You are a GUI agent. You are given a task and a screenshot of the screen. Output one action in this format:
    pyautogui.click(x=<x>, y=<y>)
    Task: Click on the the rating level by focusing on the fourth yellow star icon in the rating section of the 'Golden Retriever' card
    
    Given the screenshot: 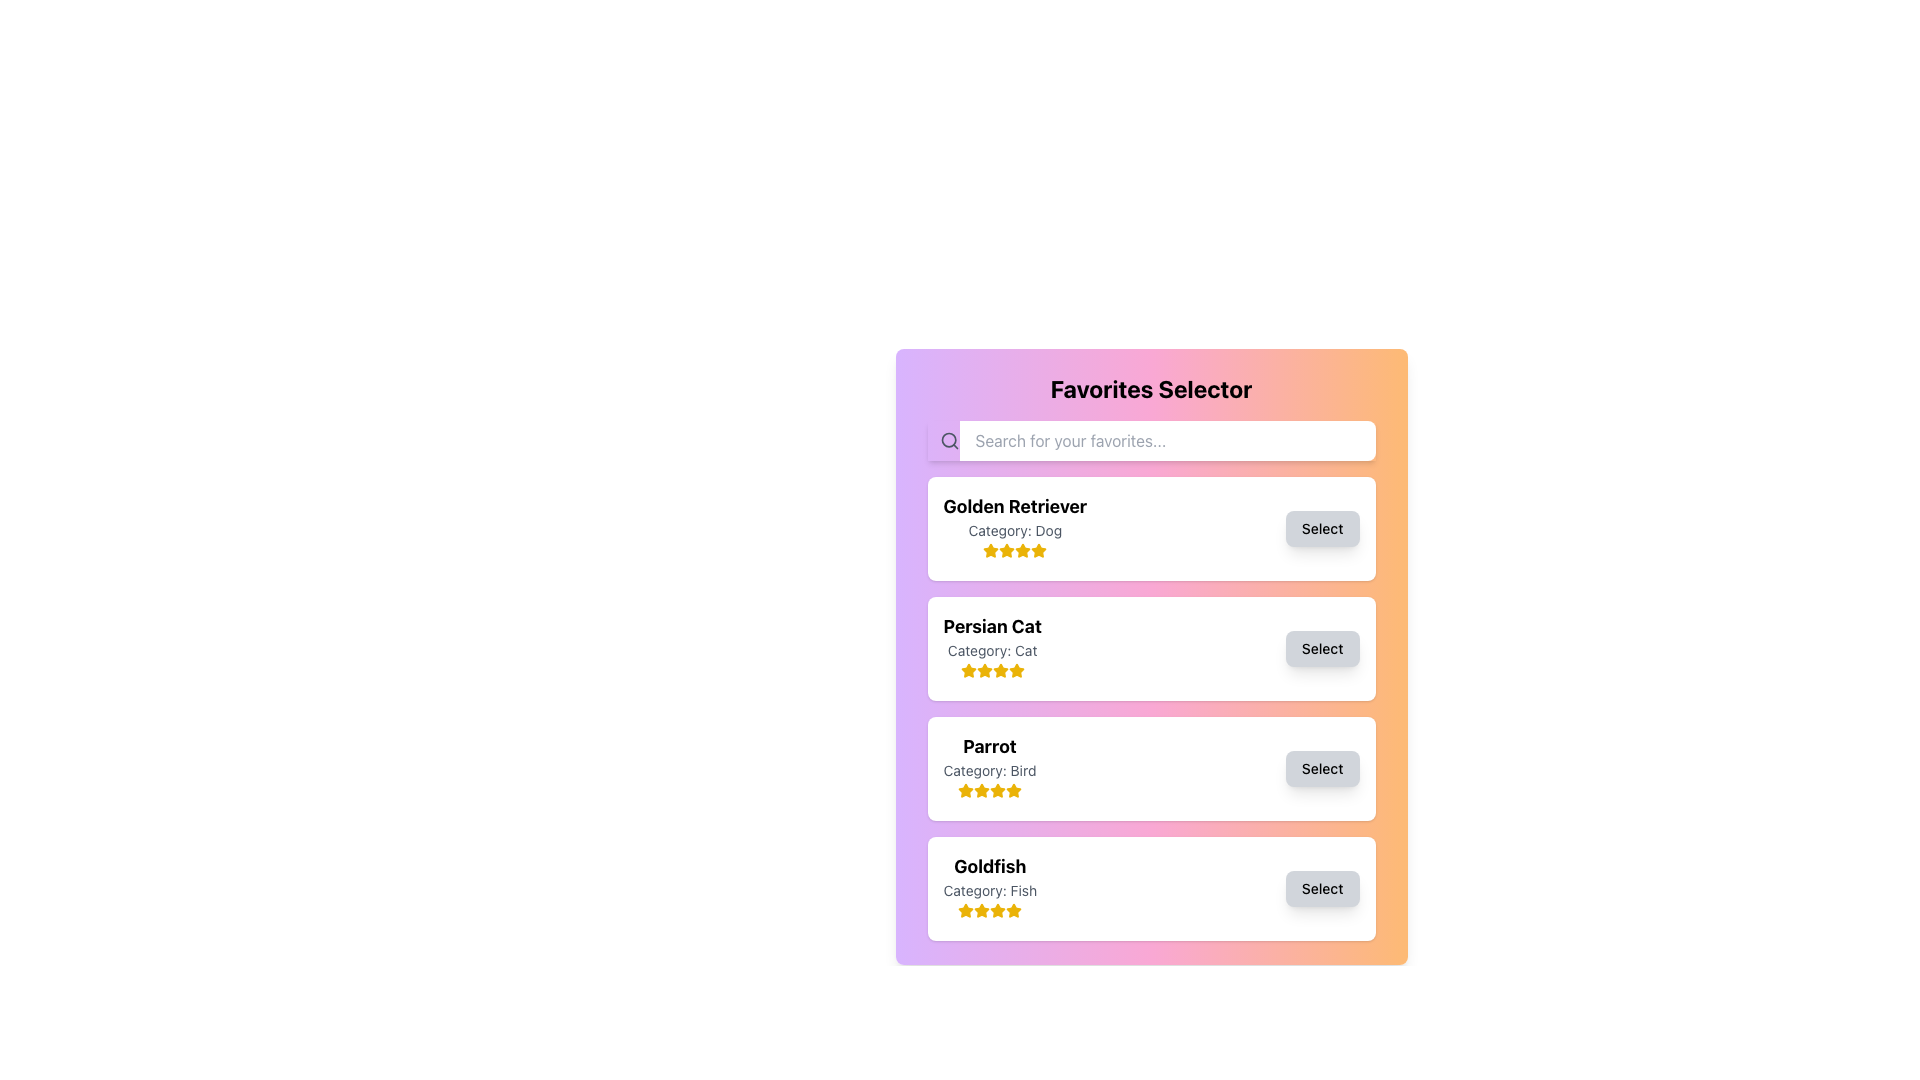 What is the action you would take?
    pyautogui.click(x=1023, y=551)
    